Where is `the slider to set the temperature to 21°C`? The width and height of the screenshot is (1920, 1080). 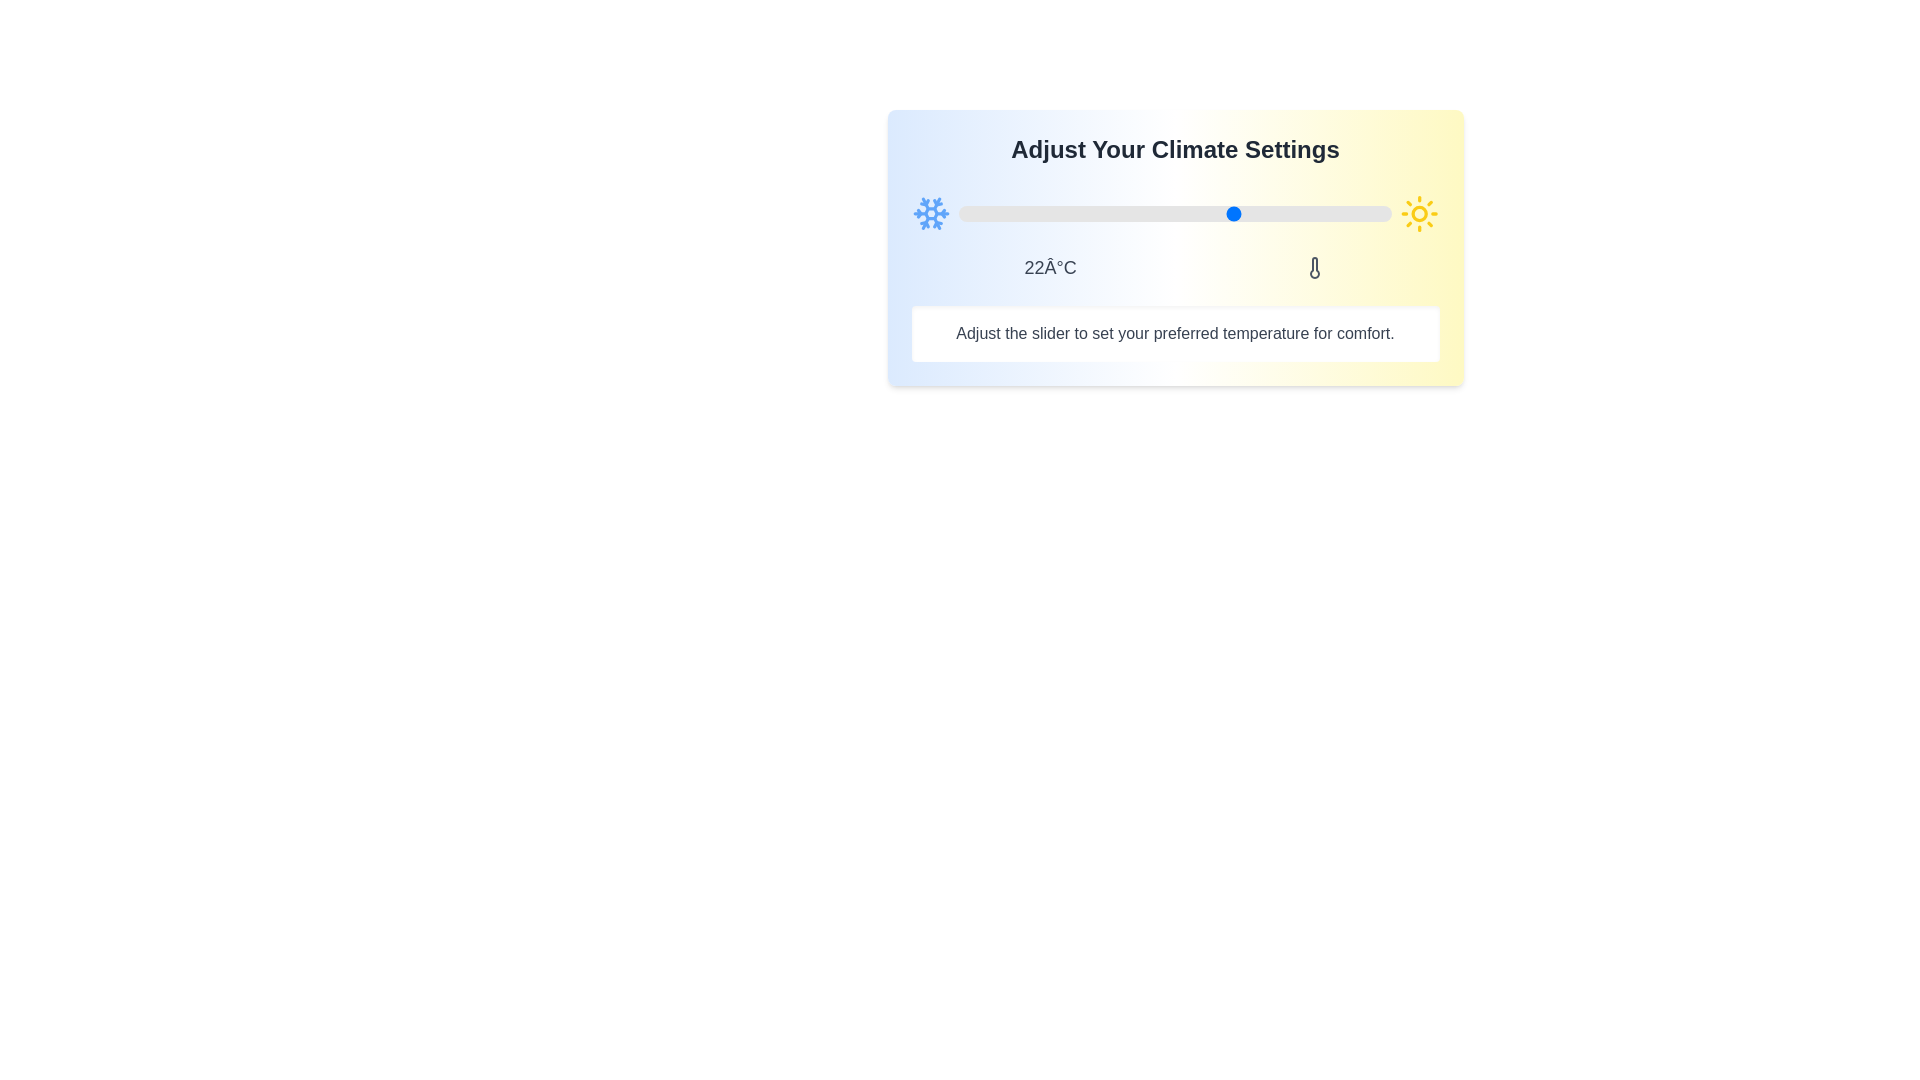 the slider to set the temperature to 21°C is located at coordinates (1226, 213).